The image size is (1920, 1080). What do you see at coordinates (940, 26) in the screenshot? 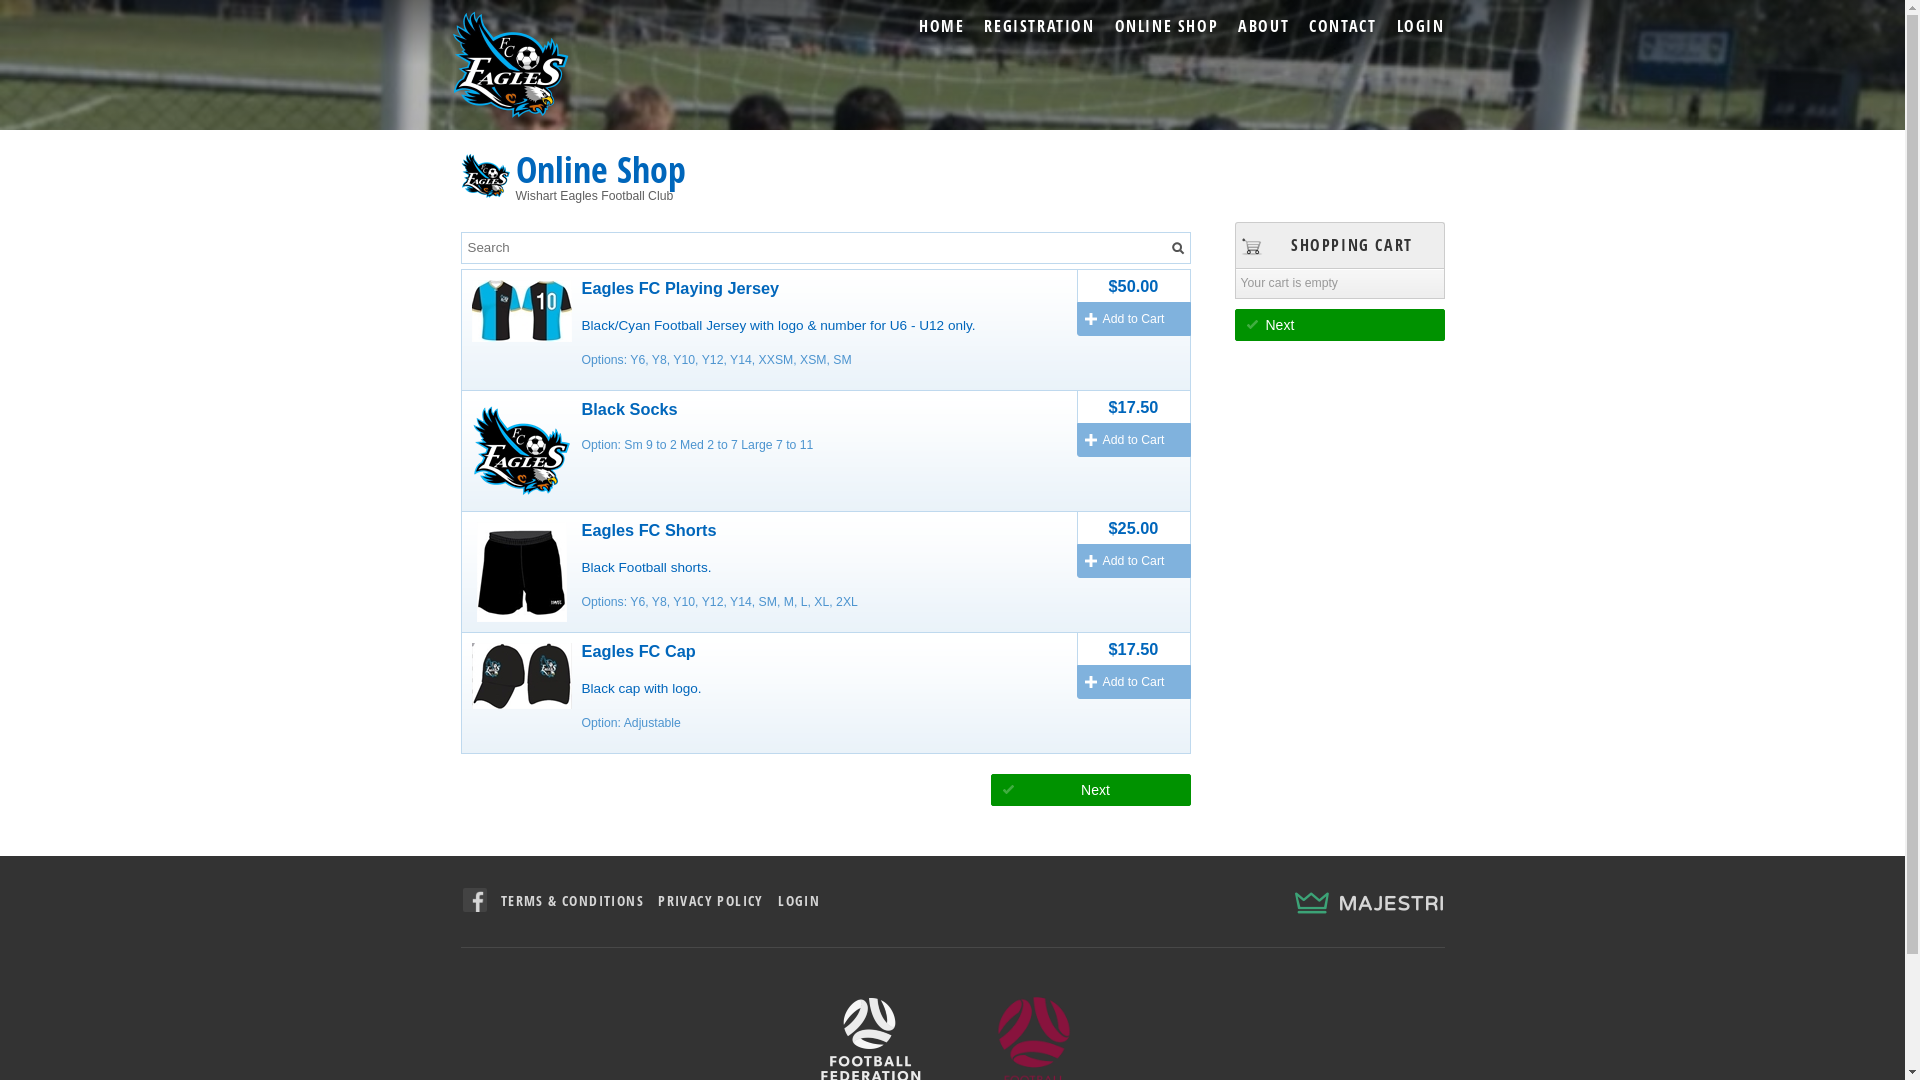
I see `'HOME'` at bounding box center [940, 26].